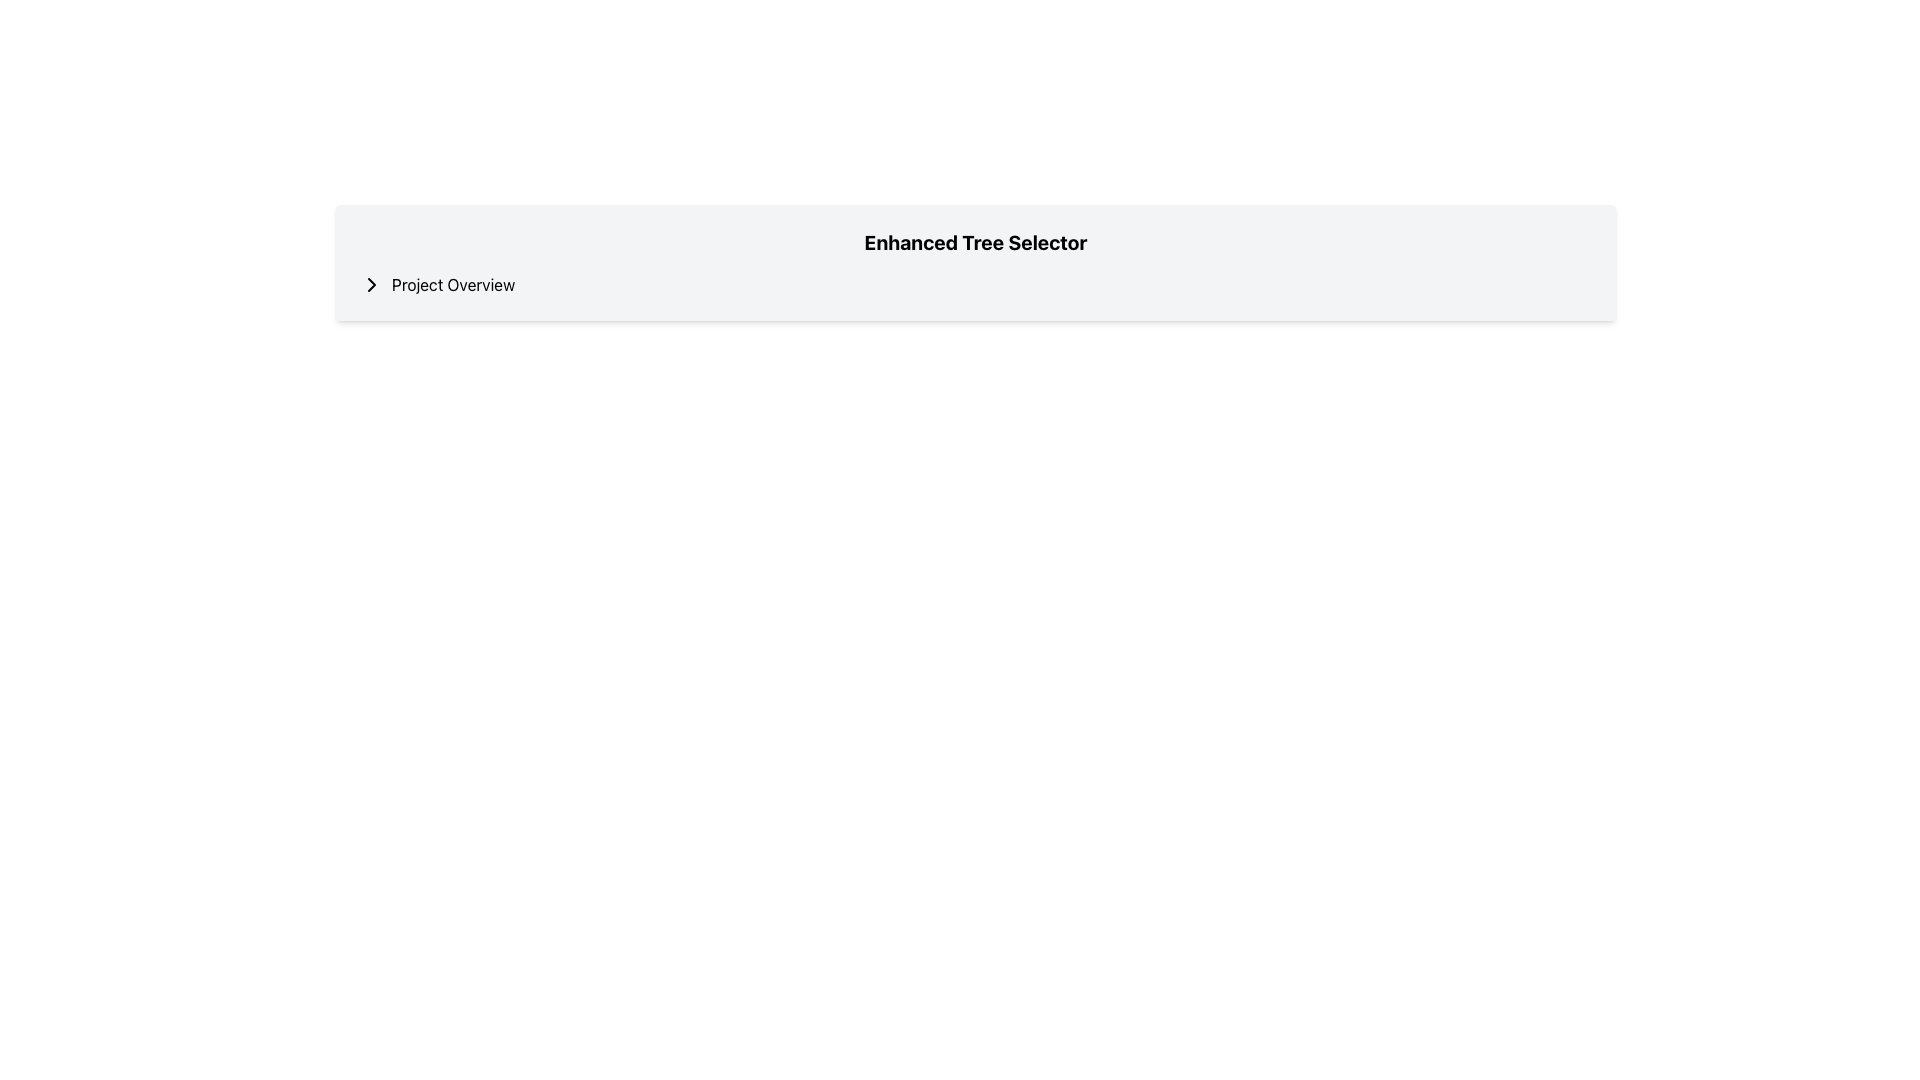 Image resolution: width=1920 pixels, height=1080 pixels. What do you see at coordinates (372, 285) in the screenshot?
I see `the Right-facing Chevron Icon located next to the 'Project Overview' section, which indicates an expandable section` at bounding box center [372, 285].